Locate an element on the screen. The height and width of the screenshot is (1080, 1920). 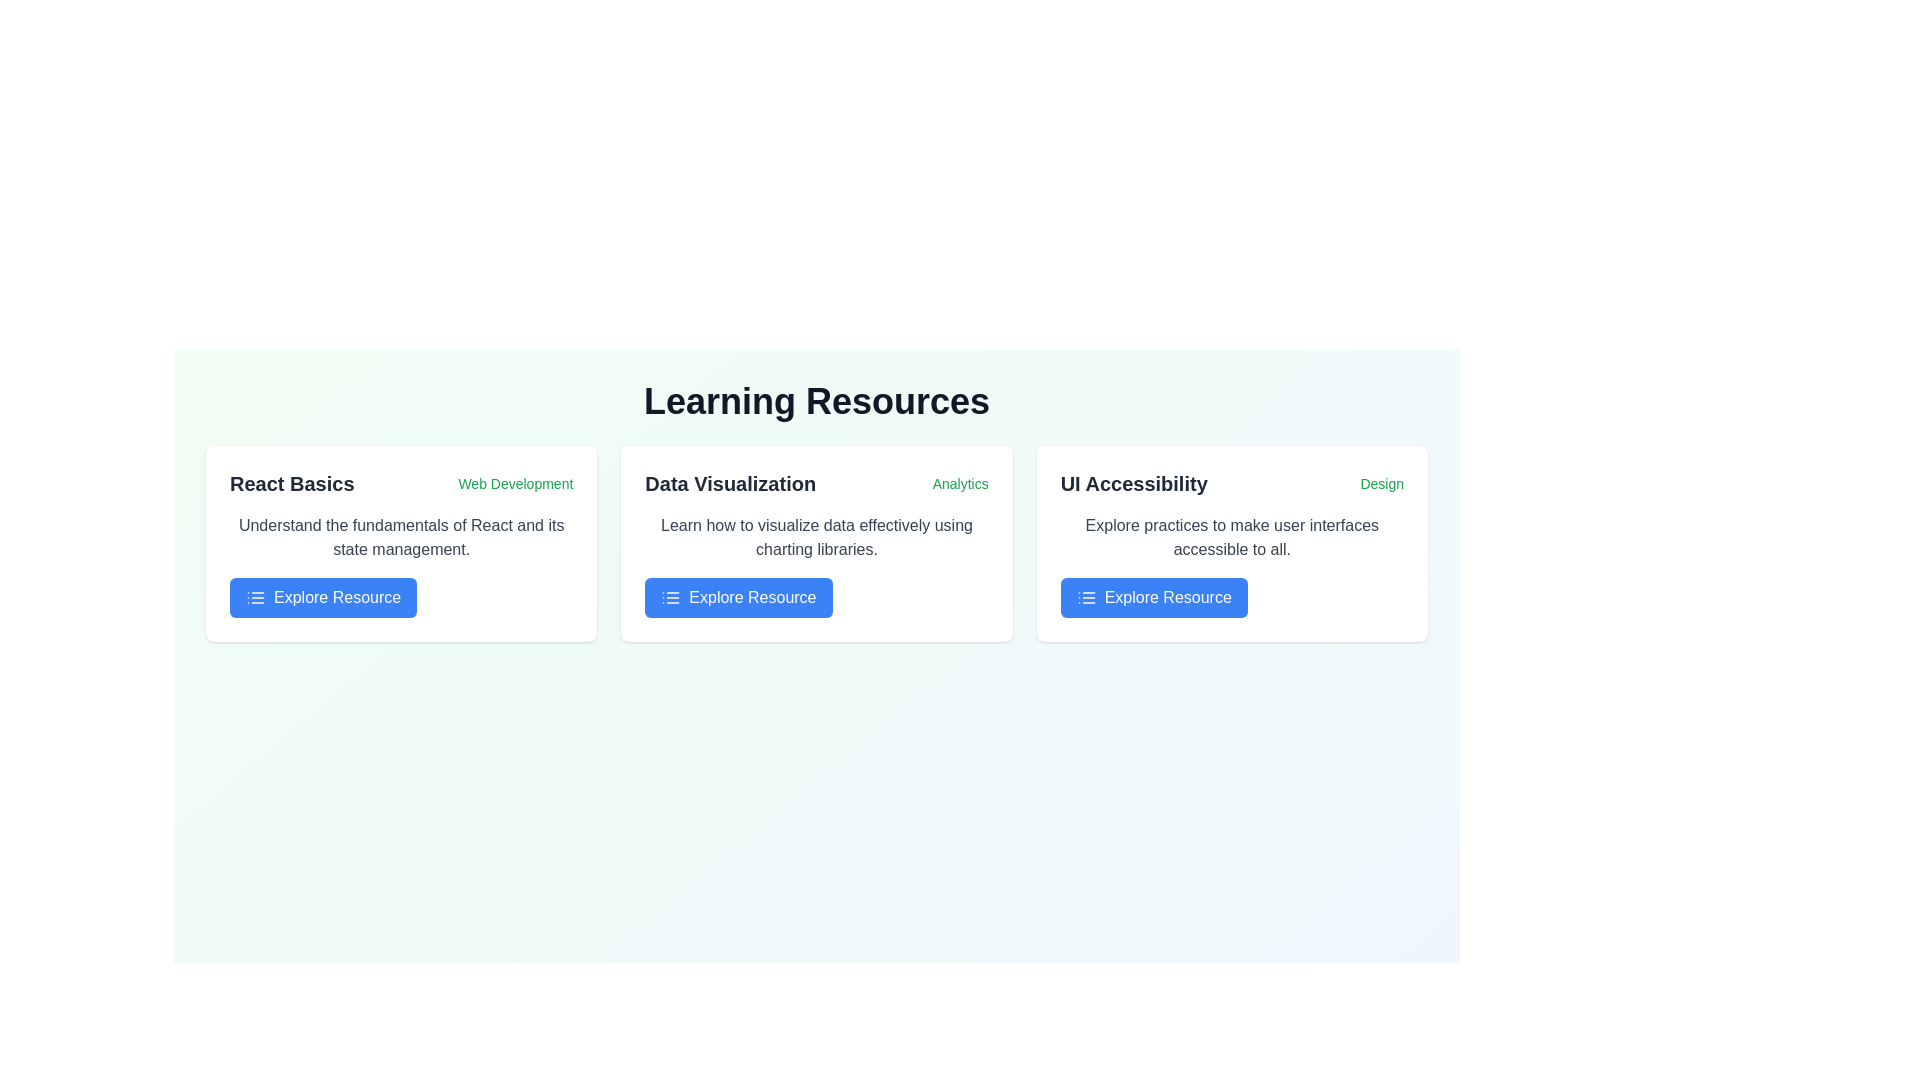
the third button in the 'UI Accessibility' section is located at coordinates (1154, 596).